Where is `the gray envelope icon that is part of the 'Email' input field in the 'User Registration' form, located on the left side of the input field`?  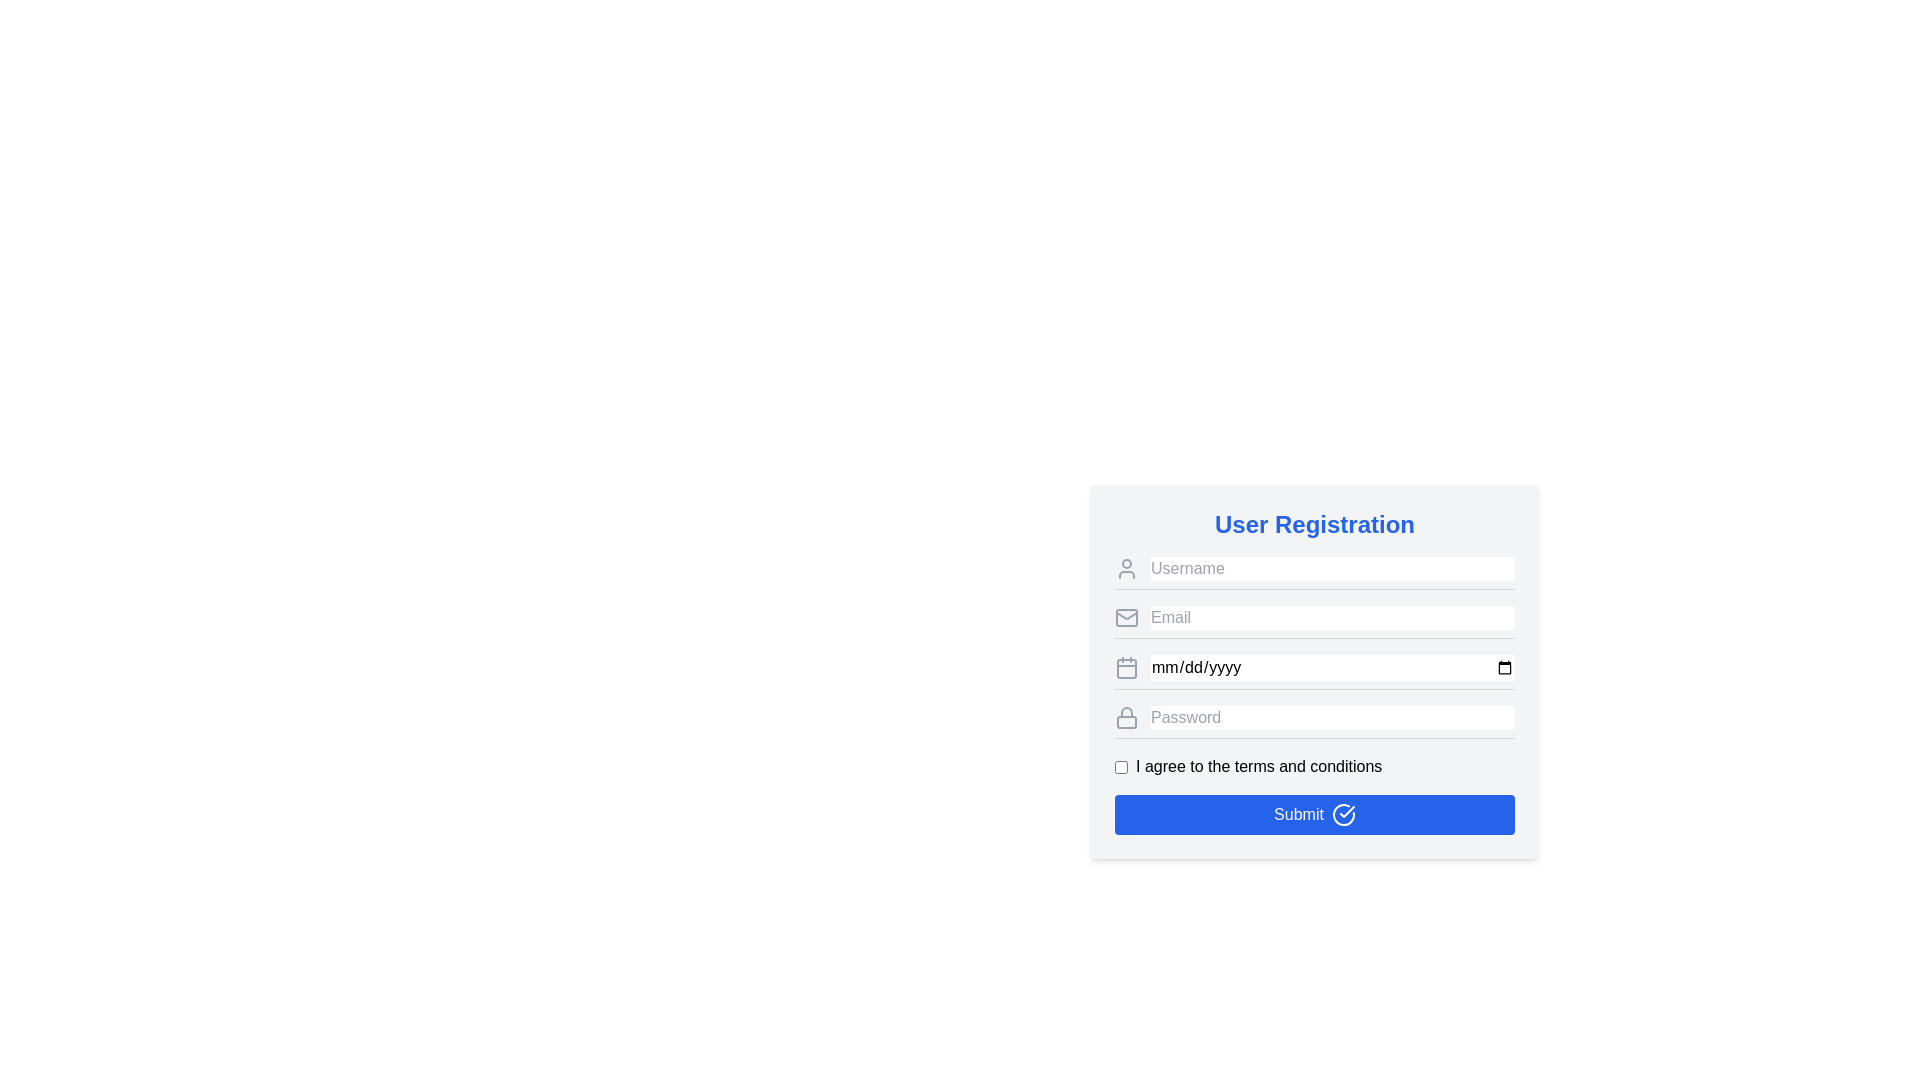 the gray envelope icon that is part of the 'Email' input field in the 'User Registration' form, located on the left side of the input field is located at coordinates (1127, 613).